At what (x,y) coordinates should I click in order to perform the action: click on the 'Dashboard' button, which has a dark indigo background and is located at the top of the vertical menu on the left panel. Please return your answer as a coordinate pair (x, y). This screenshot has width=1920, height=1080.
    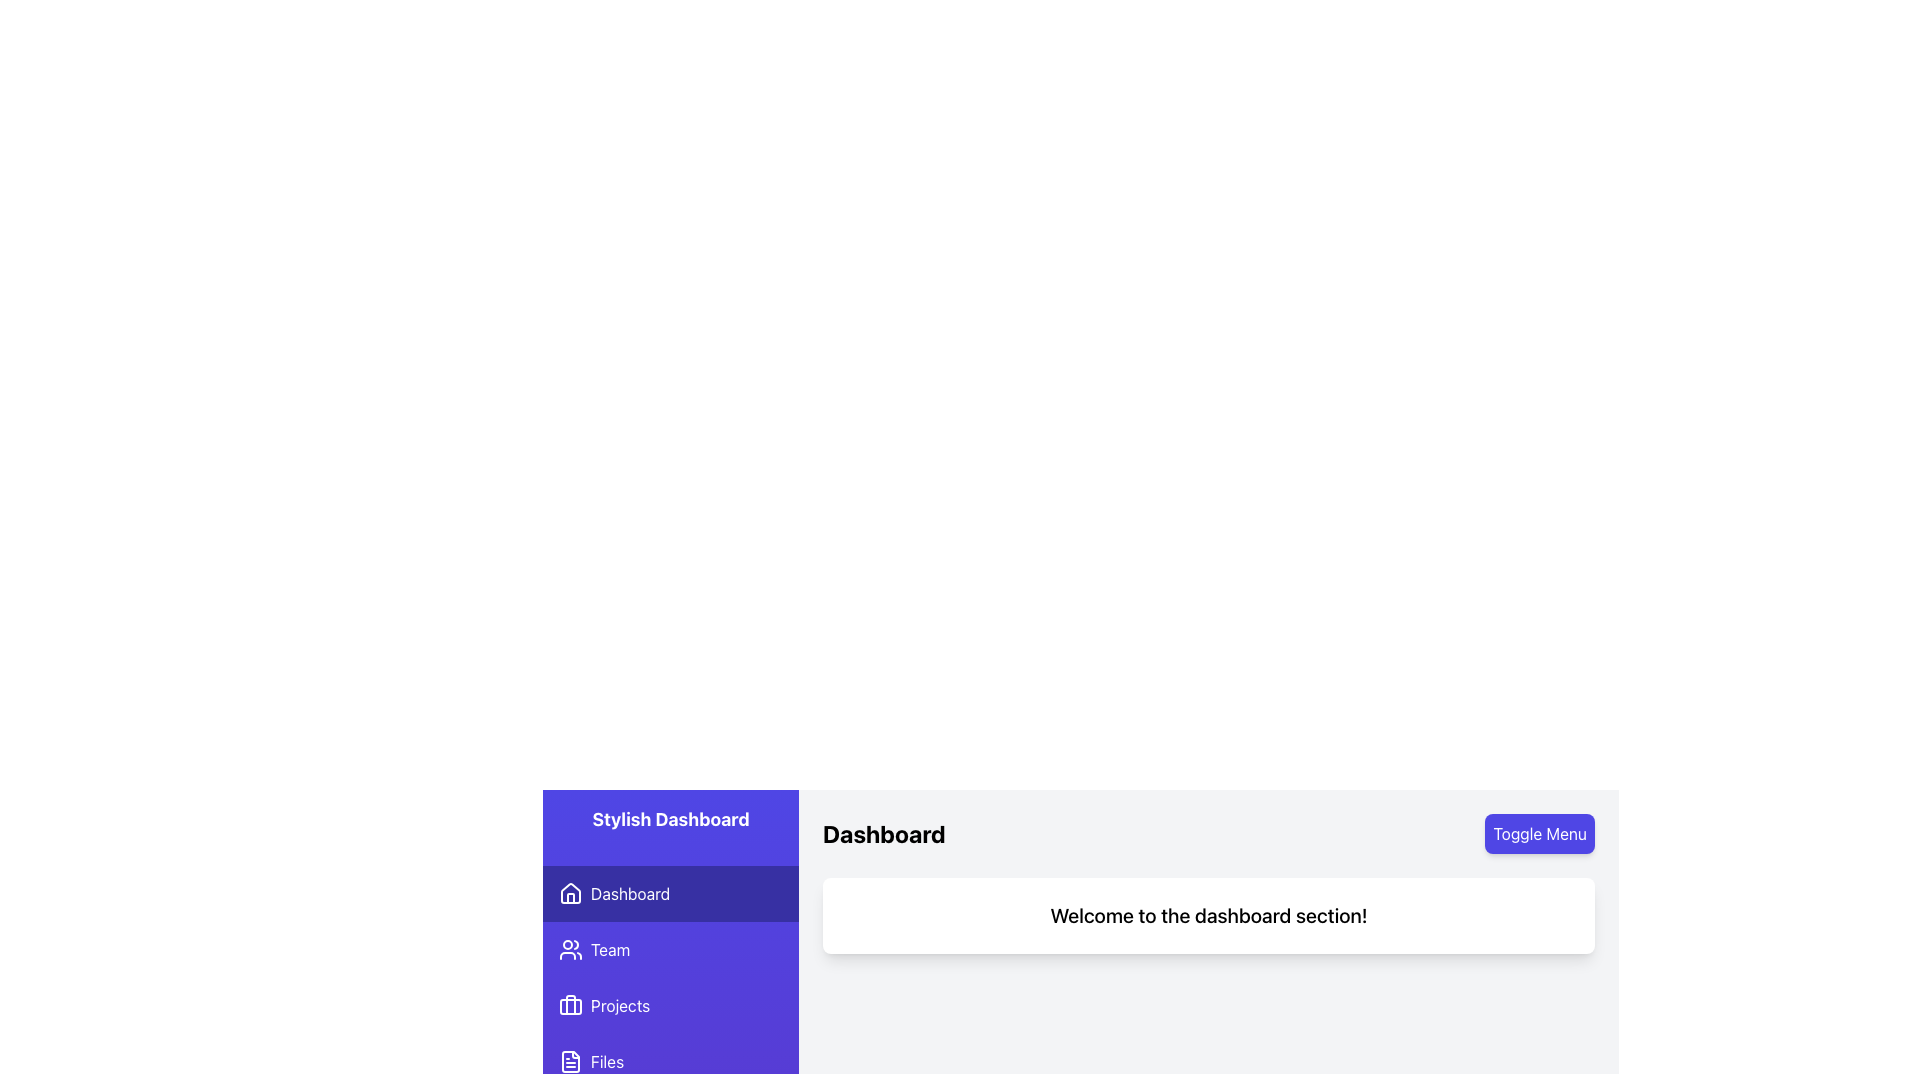
    Looking at the image, I should click on (671, 893).